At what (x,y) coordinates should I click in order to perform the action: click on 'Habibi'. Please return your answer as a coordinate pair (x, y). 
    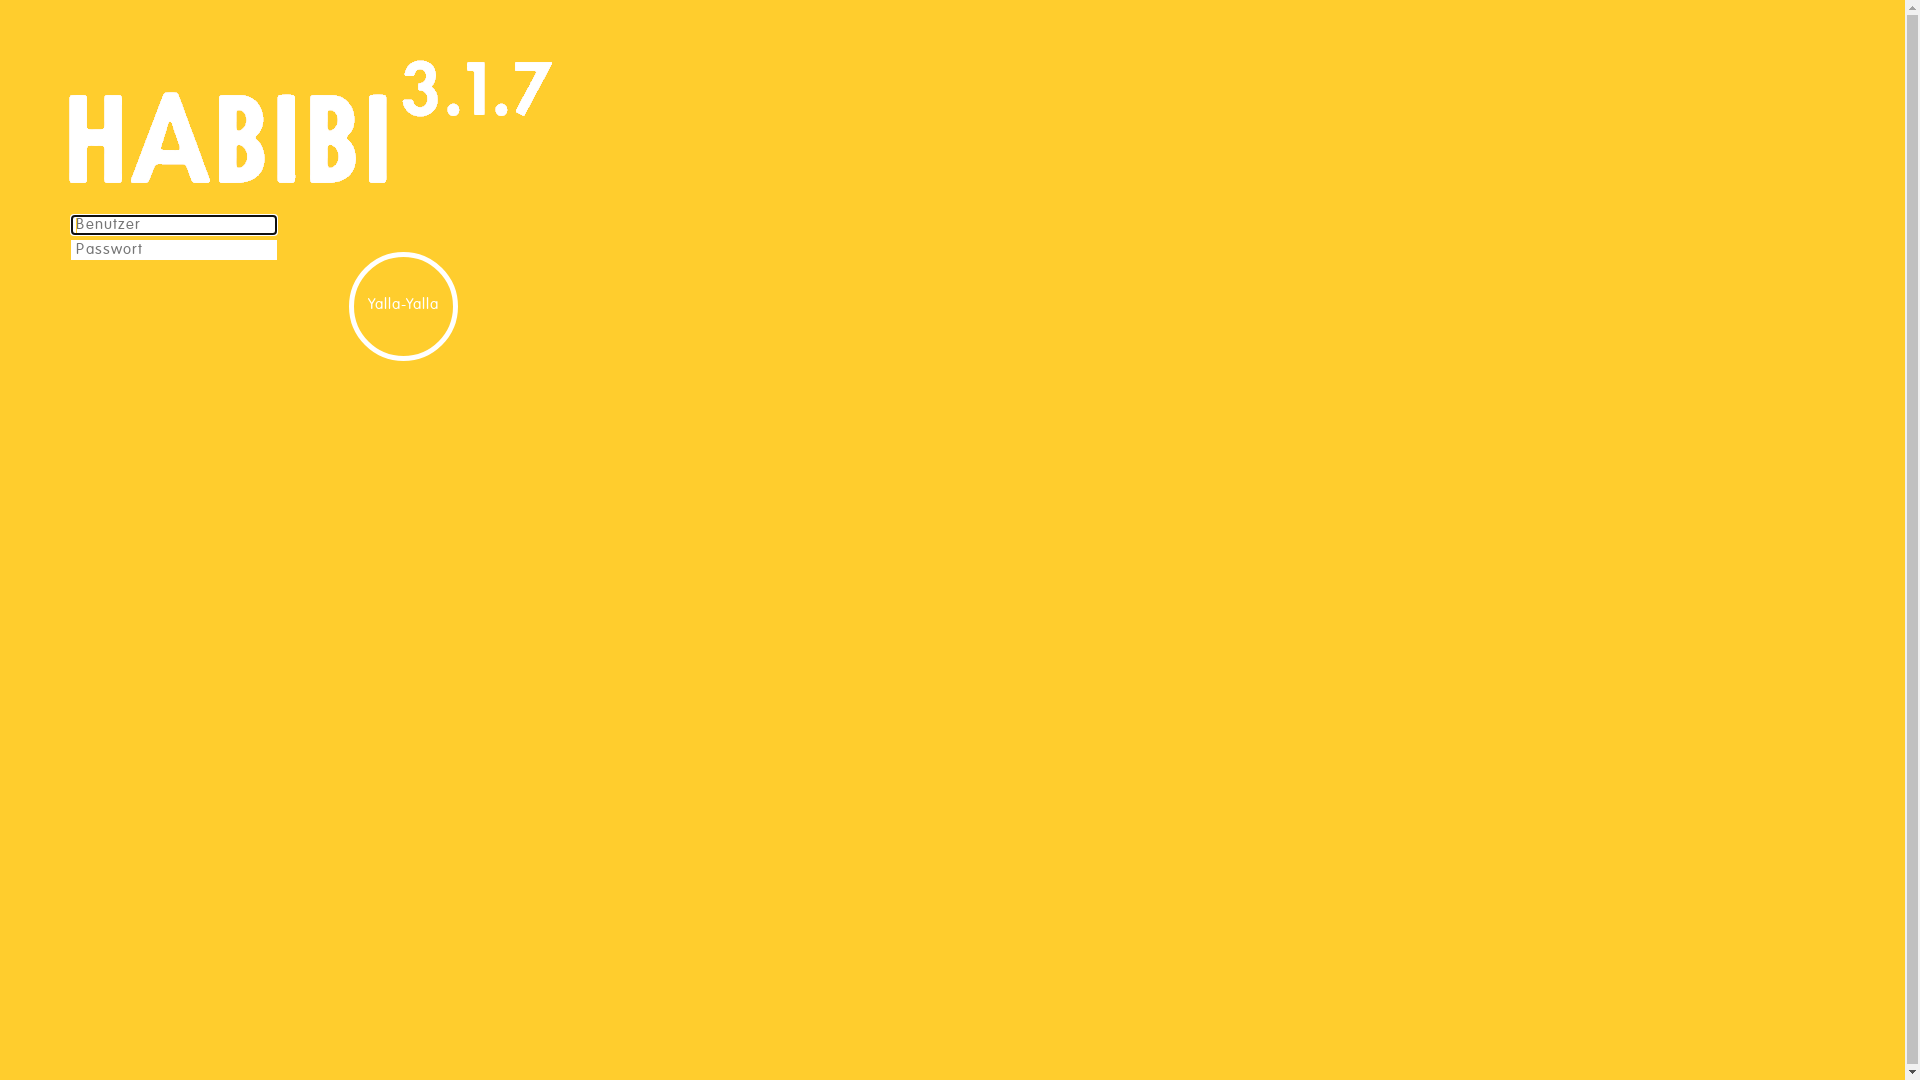
    Looking at the image, I should click on (532, 119).